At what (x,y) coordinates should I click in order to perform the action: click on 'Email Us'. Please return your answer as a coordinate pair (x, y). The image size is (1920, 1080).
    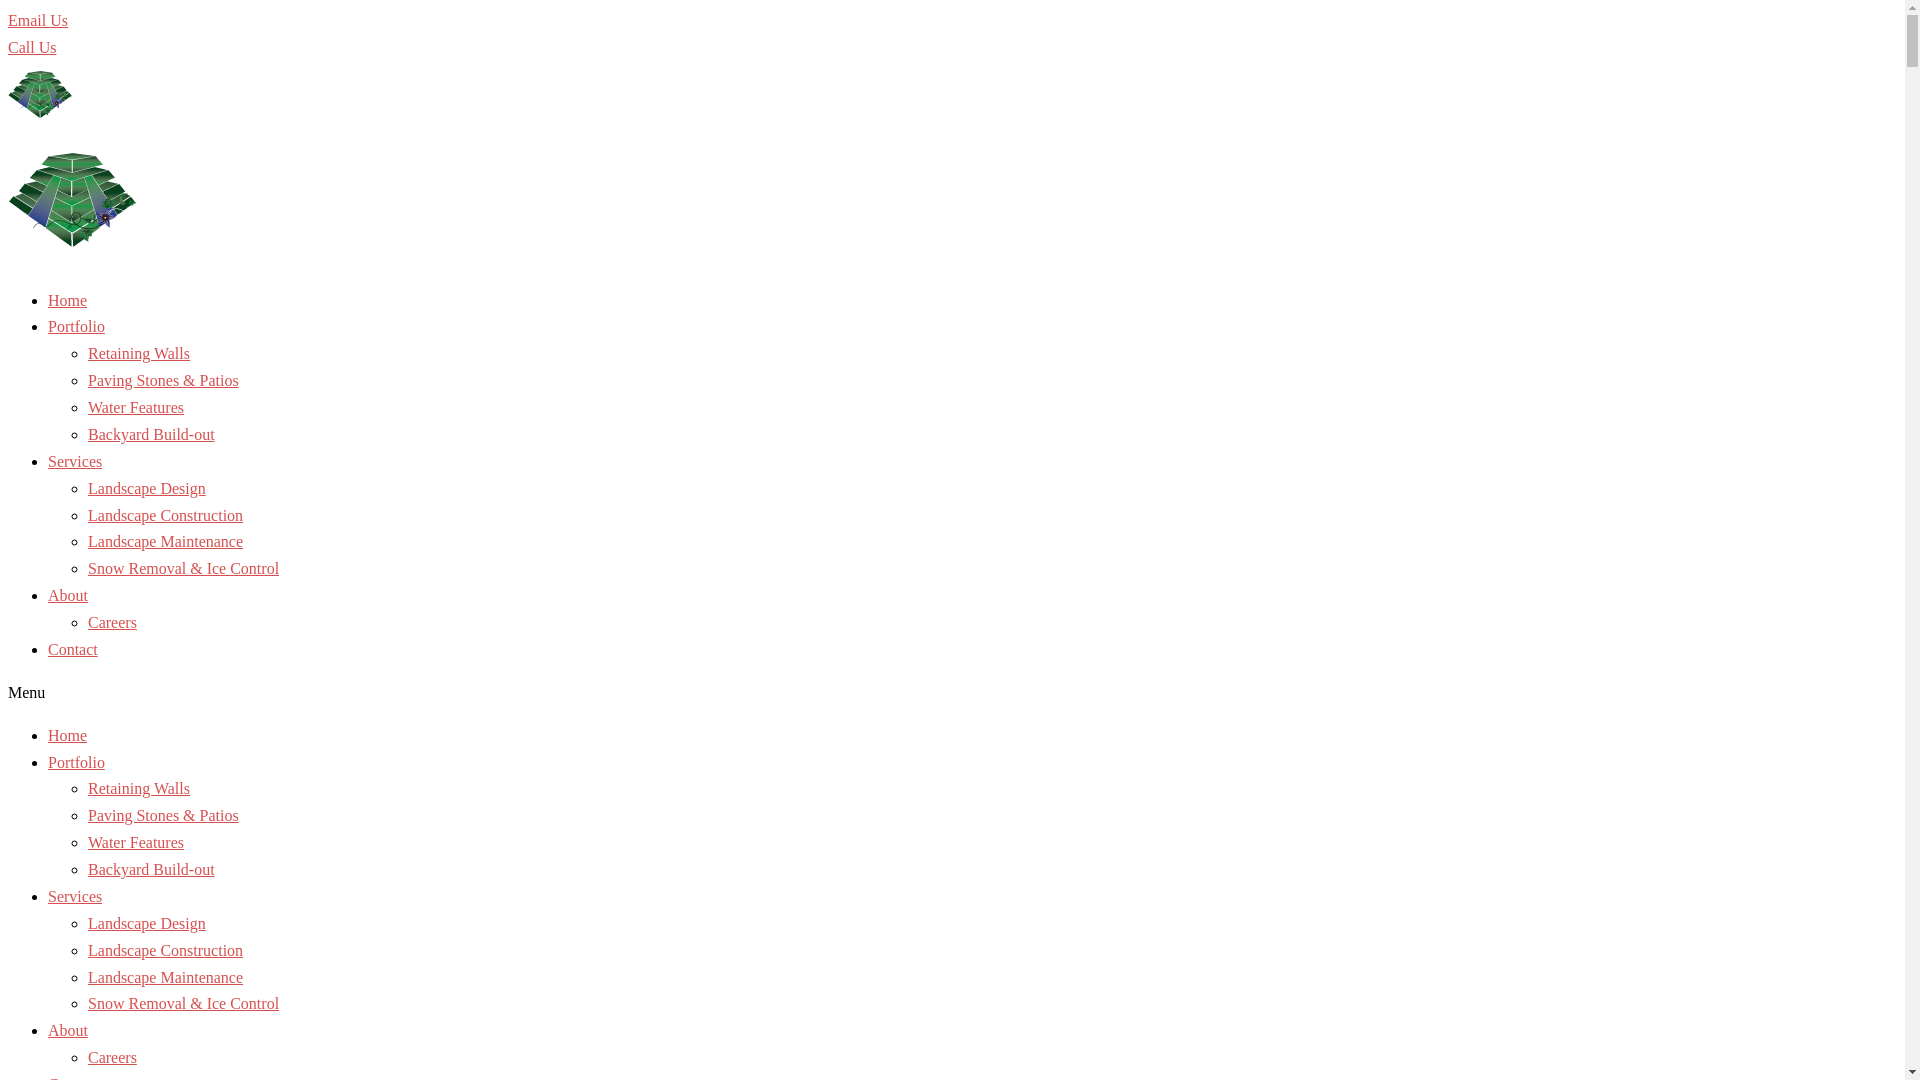
    Looking at the image, I should click on (38, 20).